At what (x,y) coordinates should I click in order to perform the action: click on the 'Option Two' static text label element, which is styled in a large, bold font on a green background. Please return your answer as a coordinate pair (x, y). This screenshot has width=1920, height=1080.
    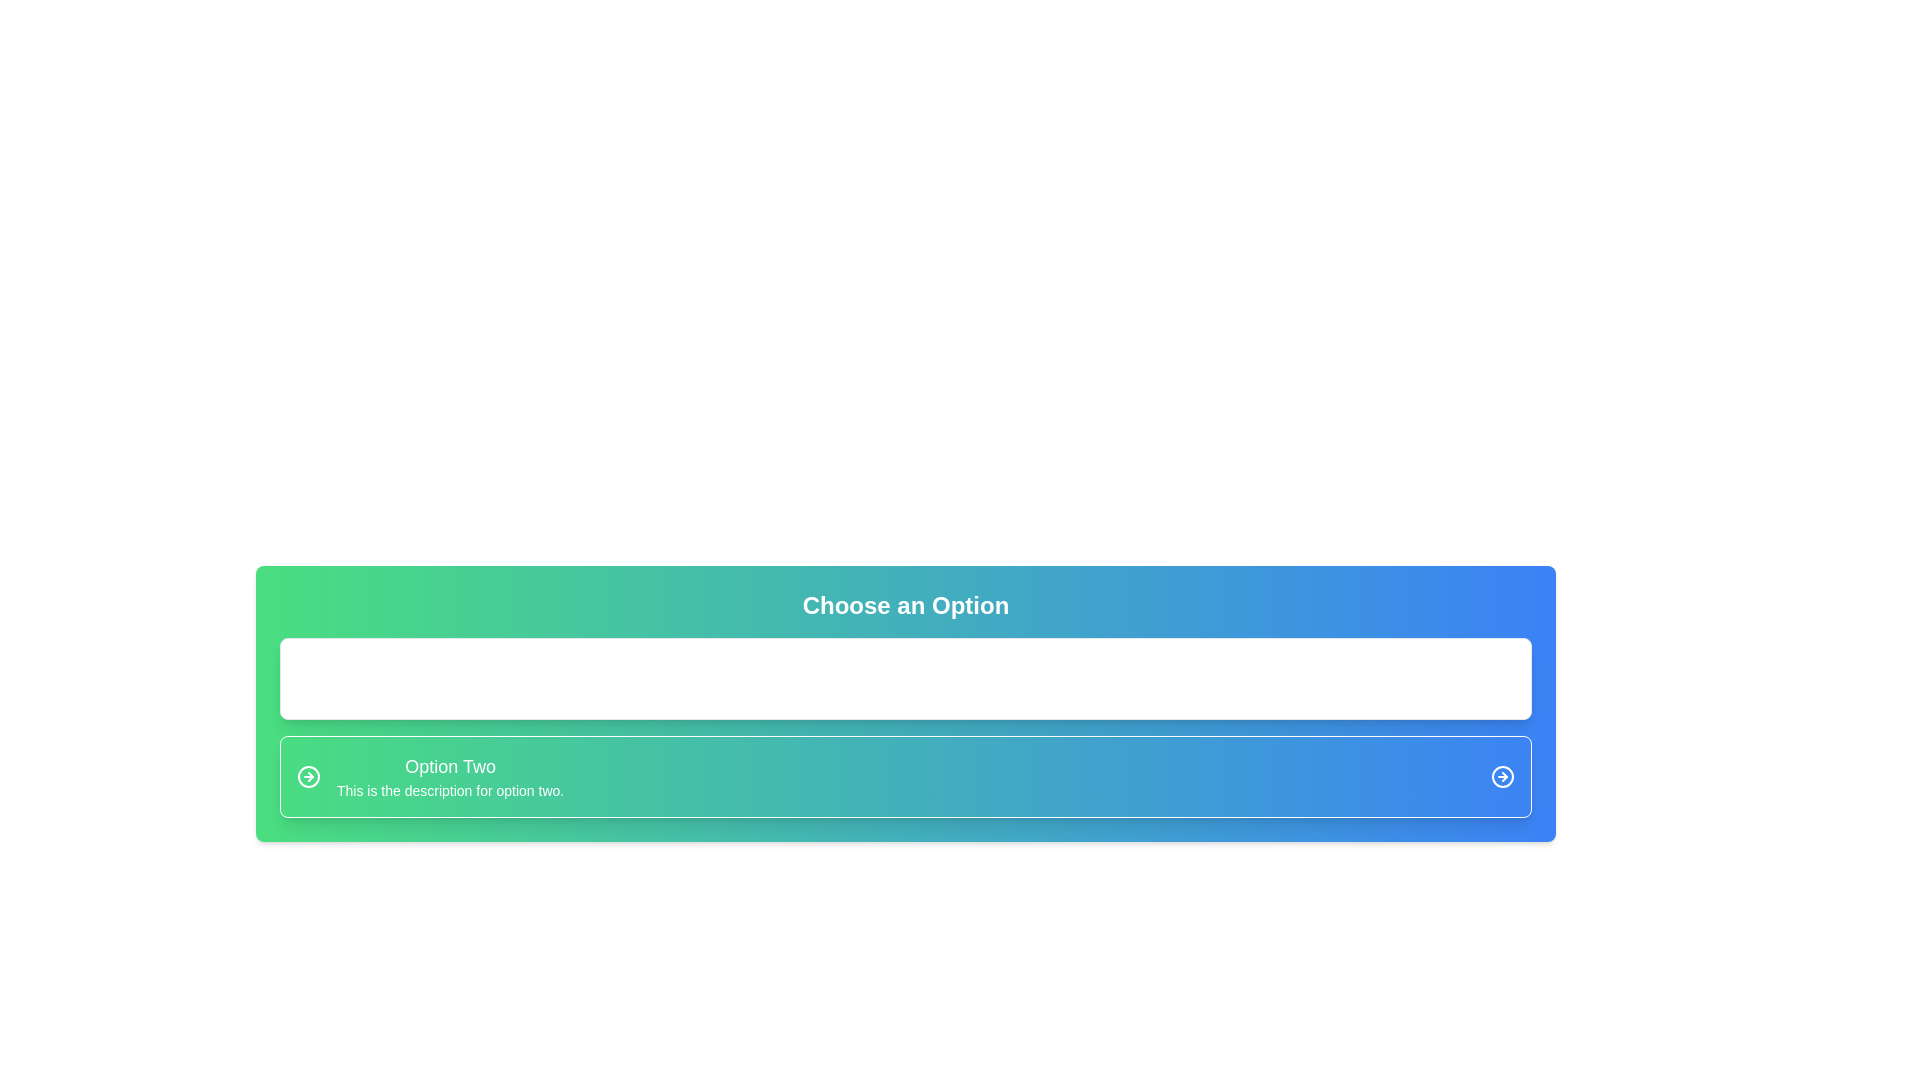
    Looking at the image, I should click on (449, 766).